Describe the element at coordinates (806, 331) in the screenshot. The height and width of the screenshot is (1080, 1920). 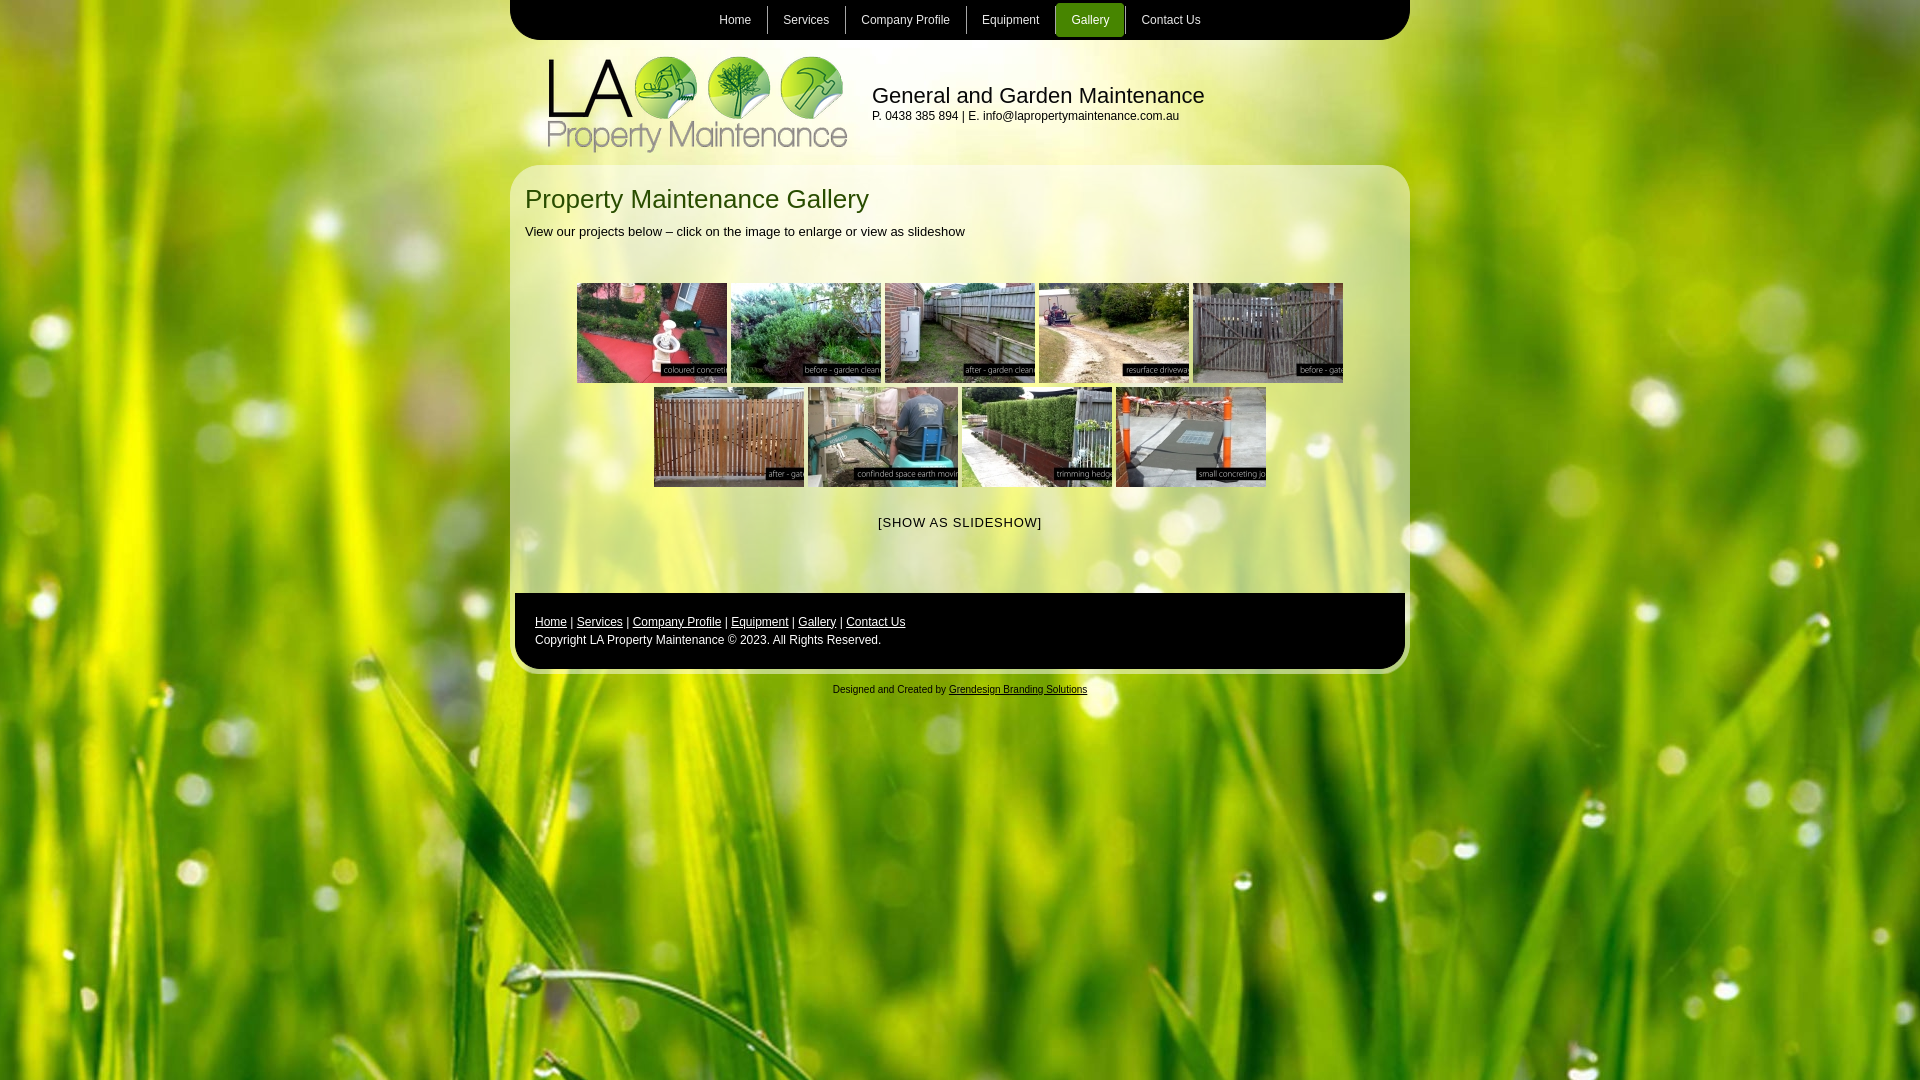
I see `'la-property-maintenance-garden-cleanup2'` at that location.